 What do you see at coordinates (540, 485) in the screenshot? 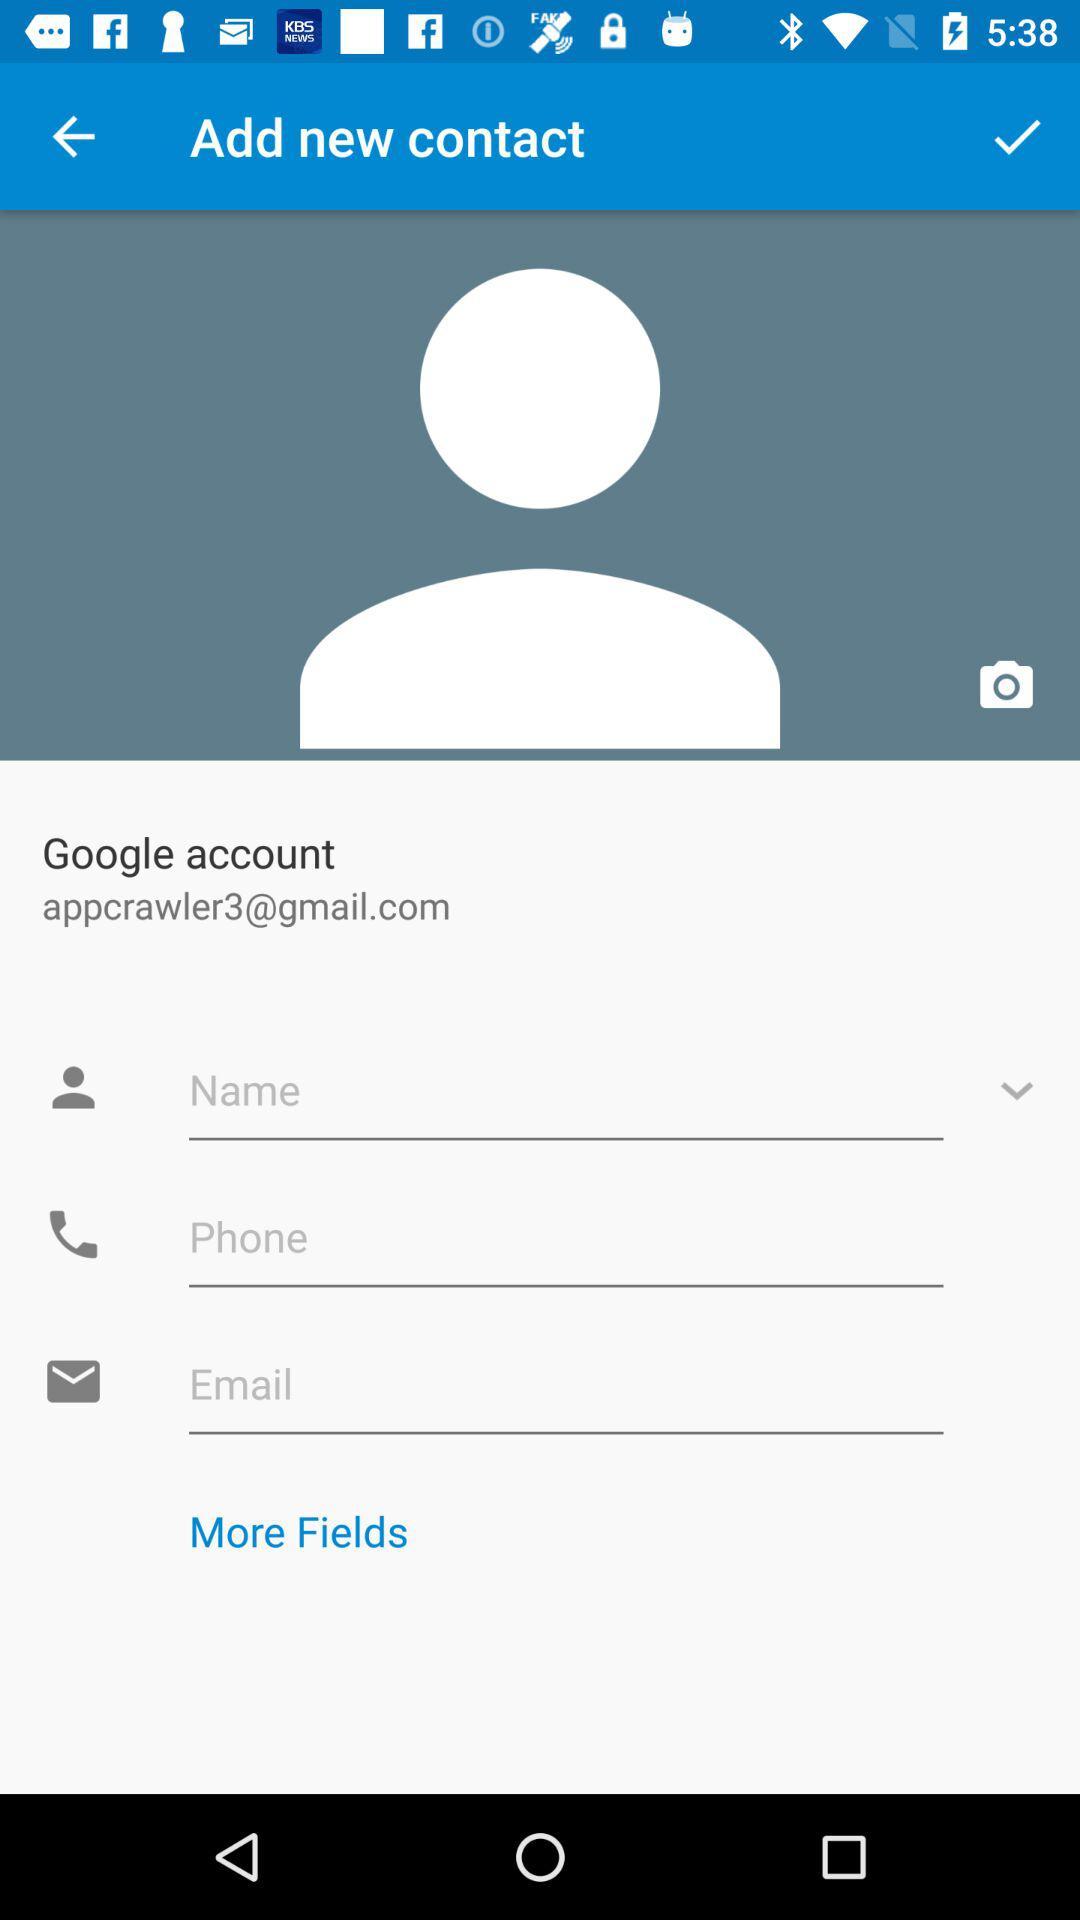
I see `app above google account icon` at bounding box center [540, 485].